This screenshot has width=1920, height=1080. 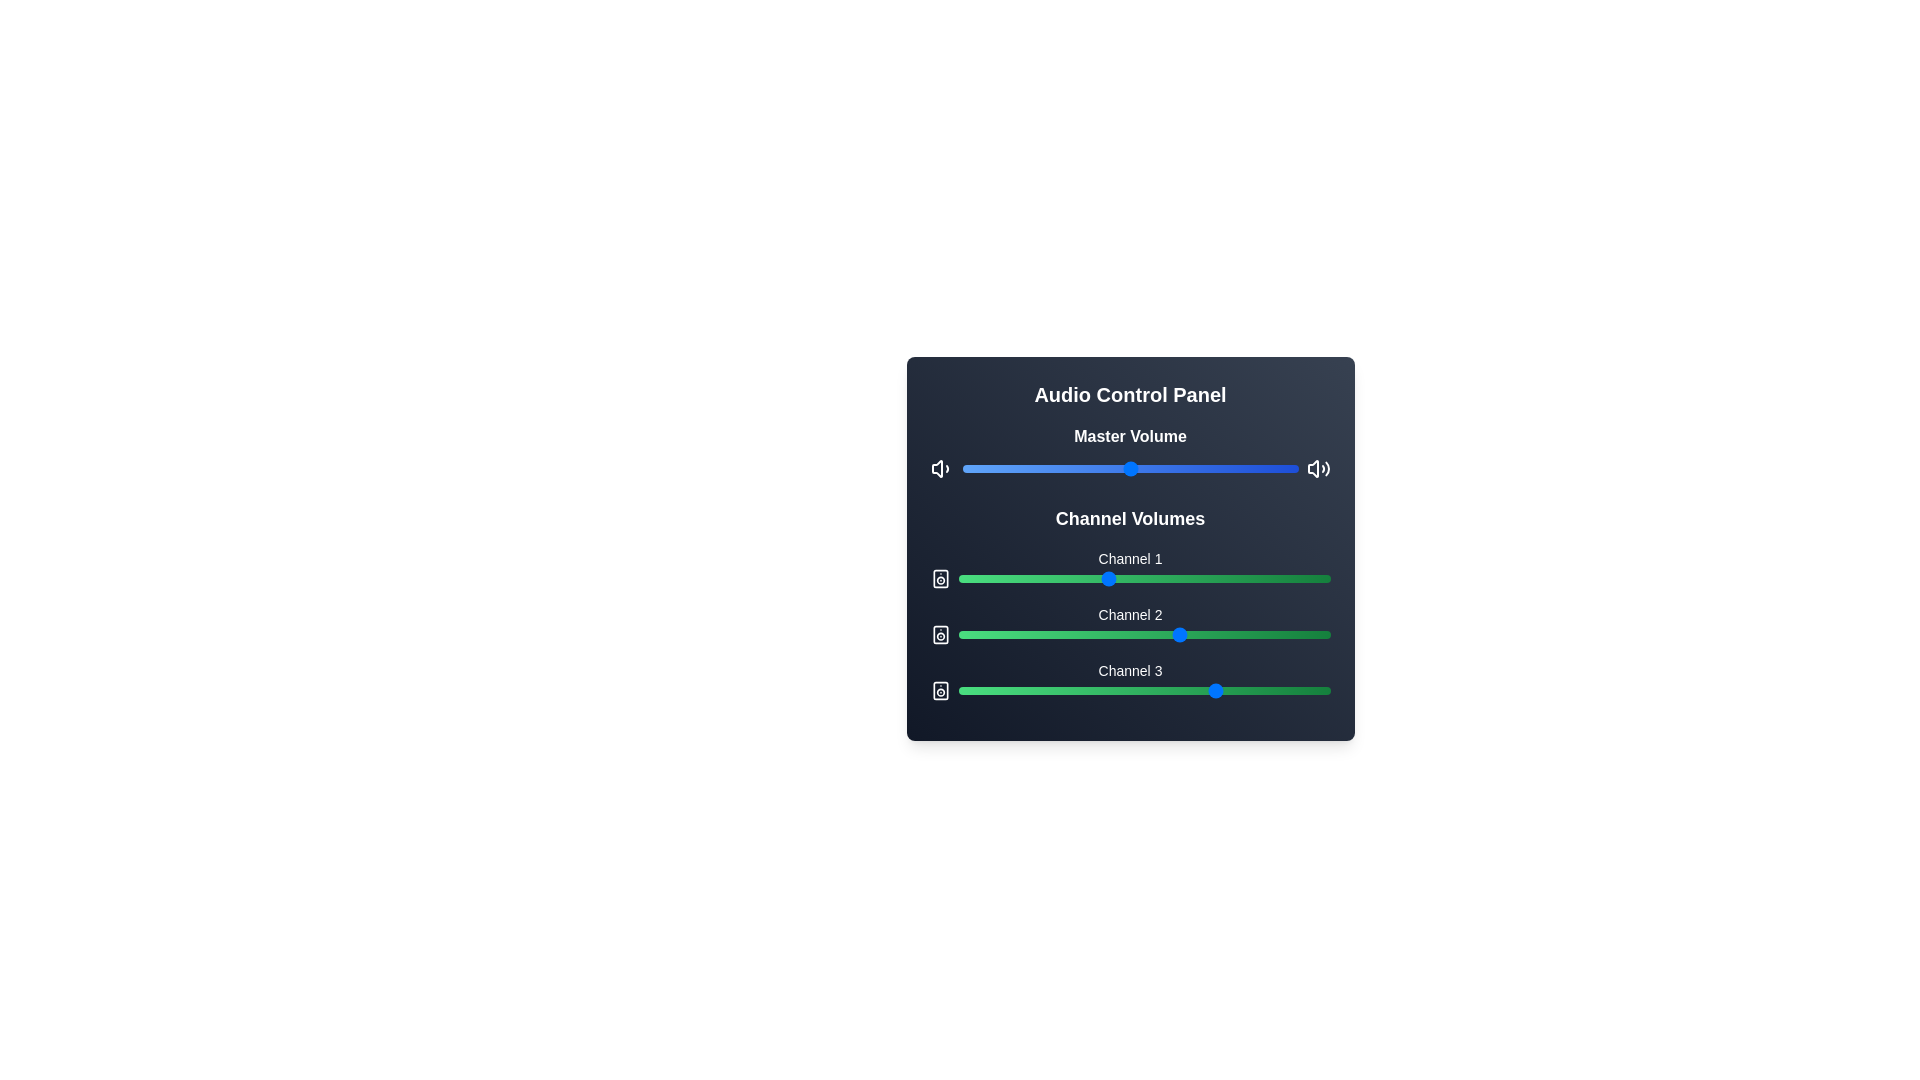 I want to click on labels of the interactive volume sliders for 'Channel 1', 'Channel 2', and 'Channel 3' located in the Audio Control Panel, which is positioned beneath the Master Volume control, so click(x=1130, y=601).